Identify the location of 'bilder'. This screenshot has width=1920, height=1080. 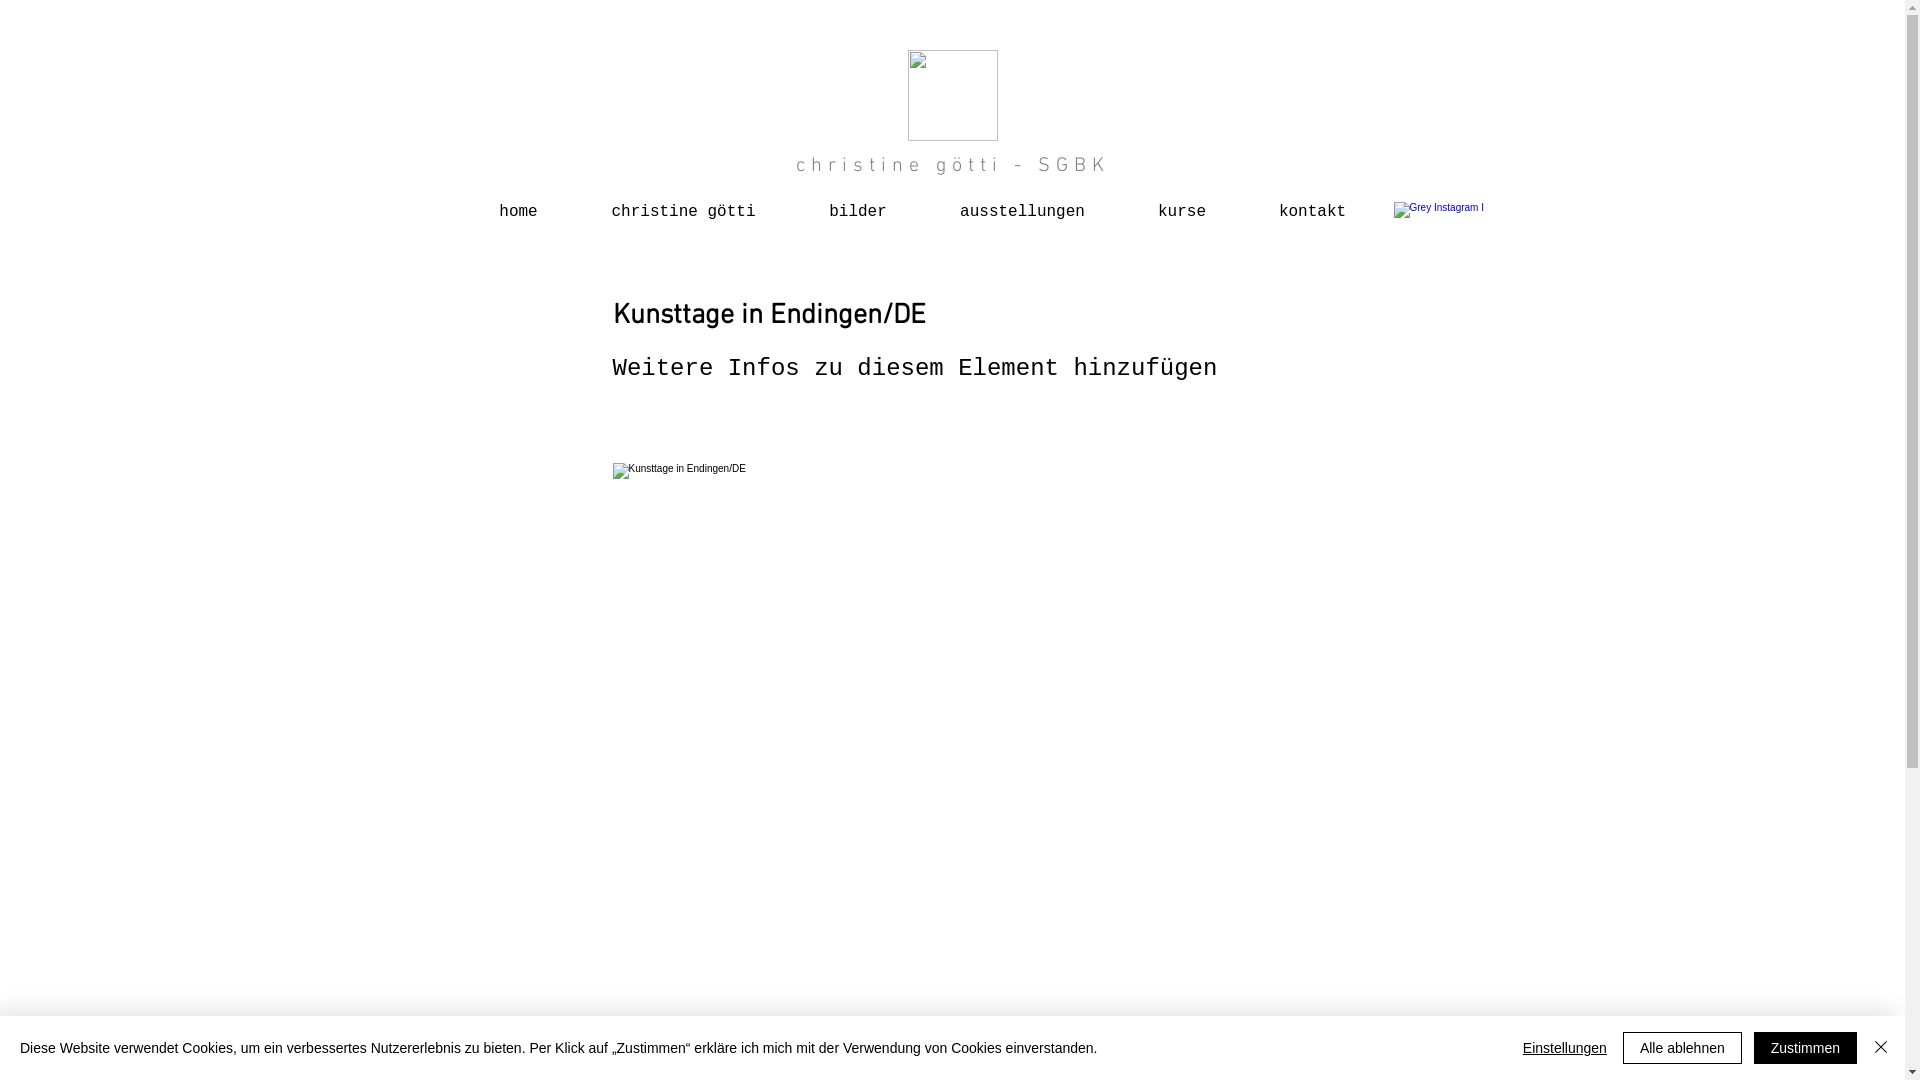
(857, 203).